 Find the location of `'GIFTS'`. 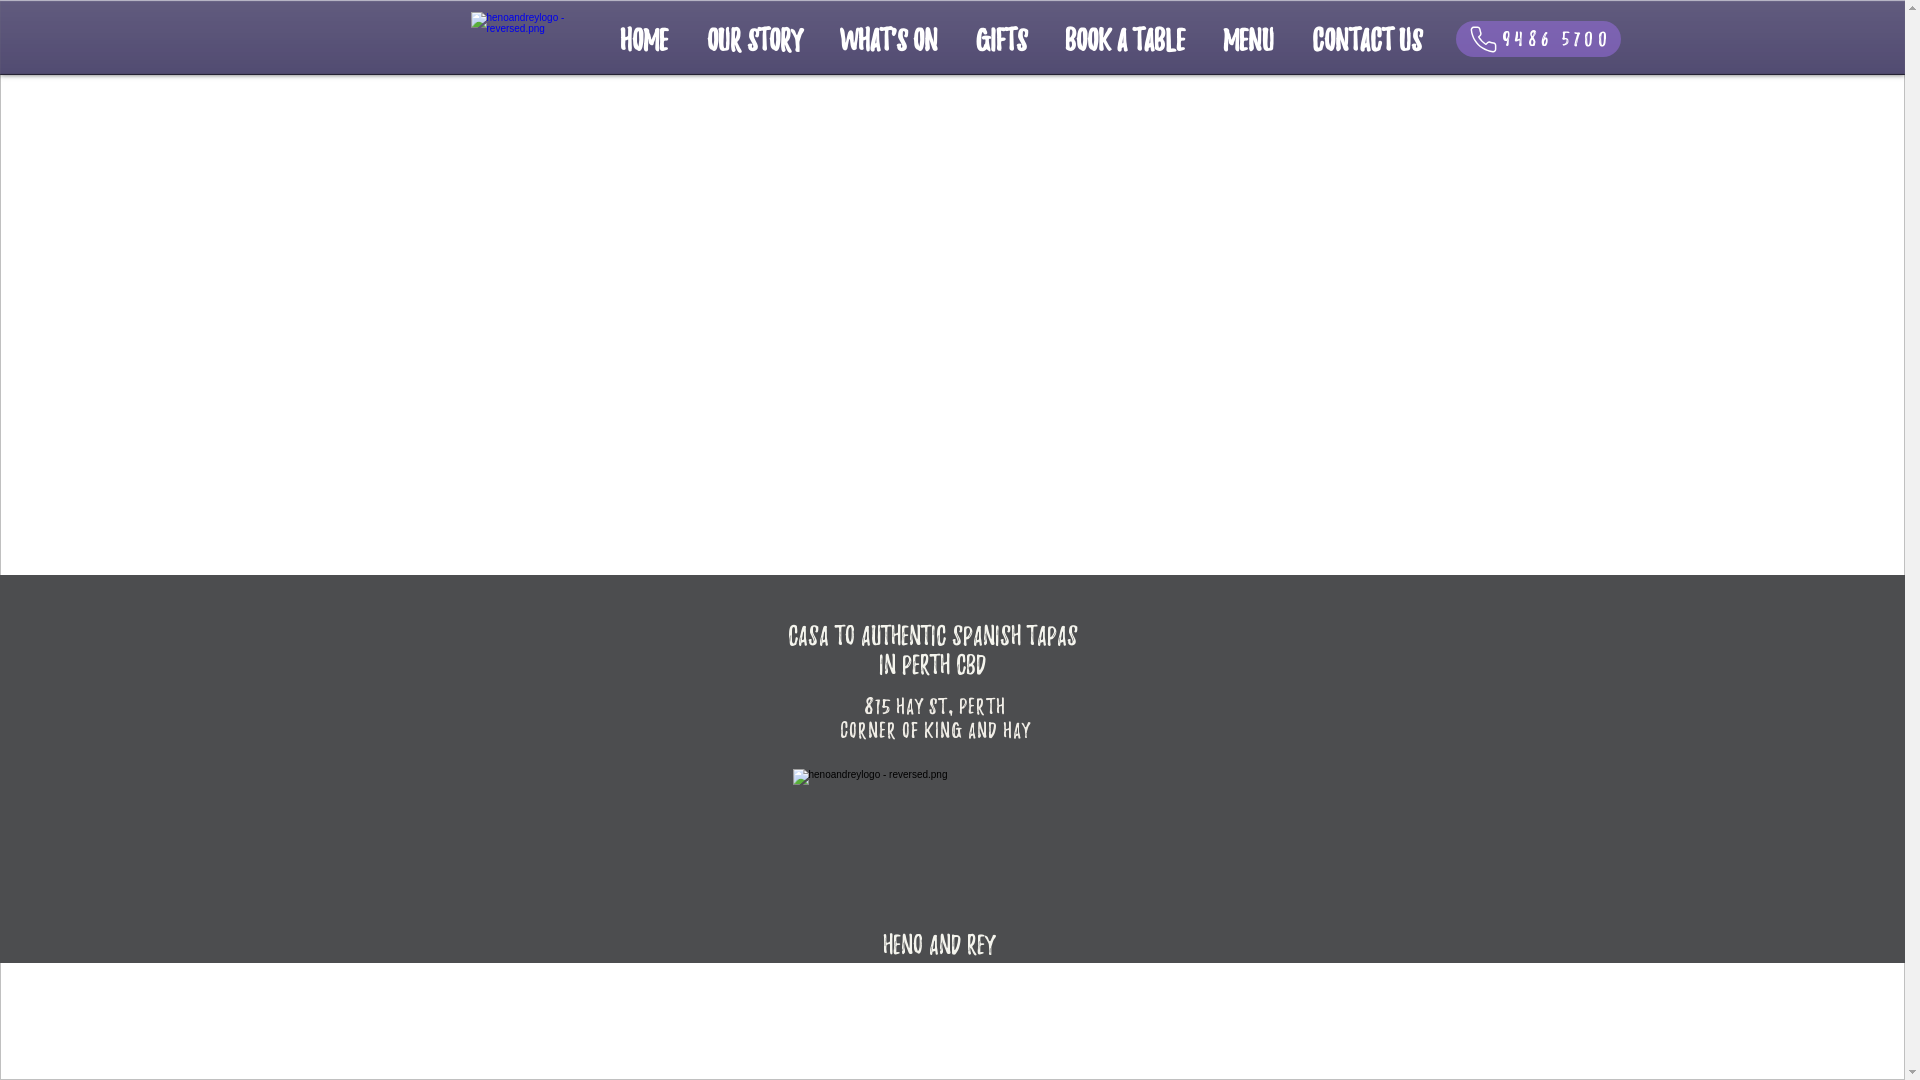

'GIFTS' is located at coordinates (1000, 38).